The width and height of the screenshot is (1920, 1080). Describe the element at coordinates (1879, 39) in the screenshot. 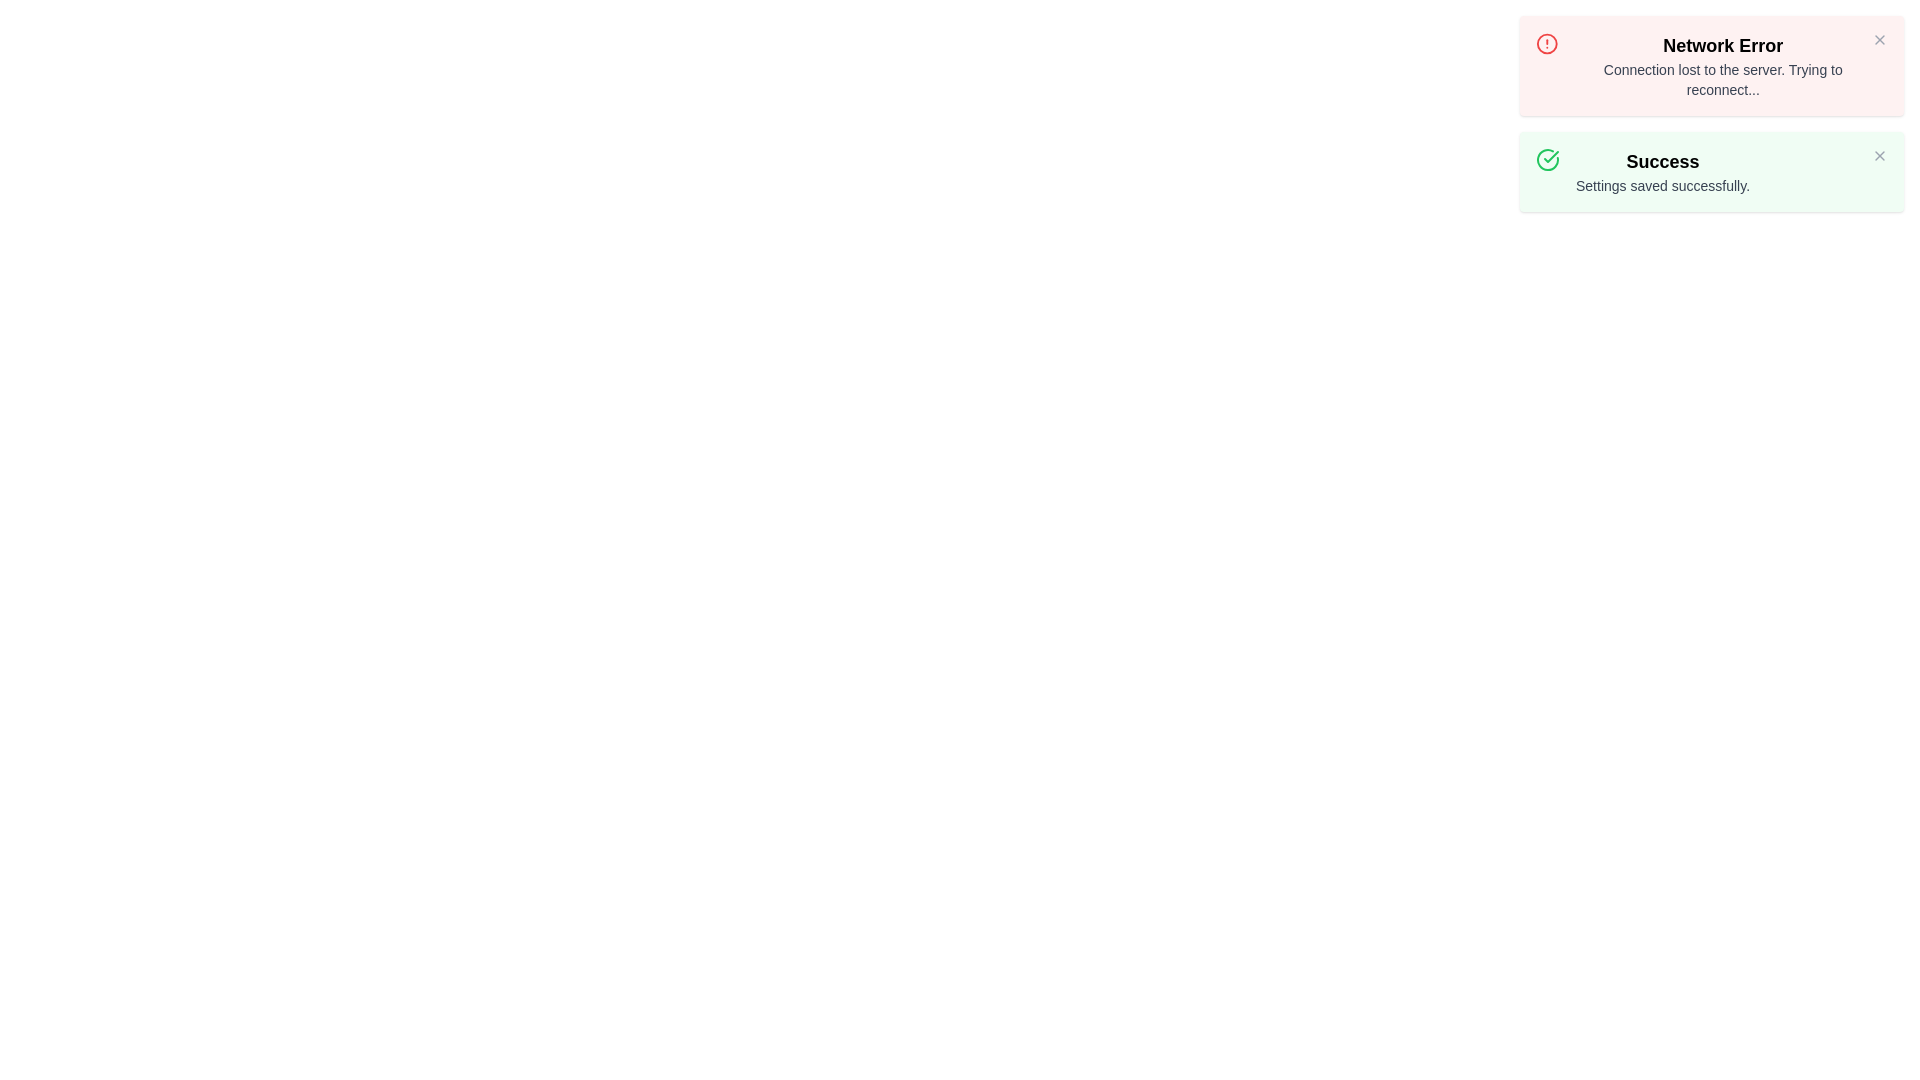

I see `the close button for the error notification, which is located at the top-right corner of the notification box displaying the message starting with 'Network Error'` at that location.